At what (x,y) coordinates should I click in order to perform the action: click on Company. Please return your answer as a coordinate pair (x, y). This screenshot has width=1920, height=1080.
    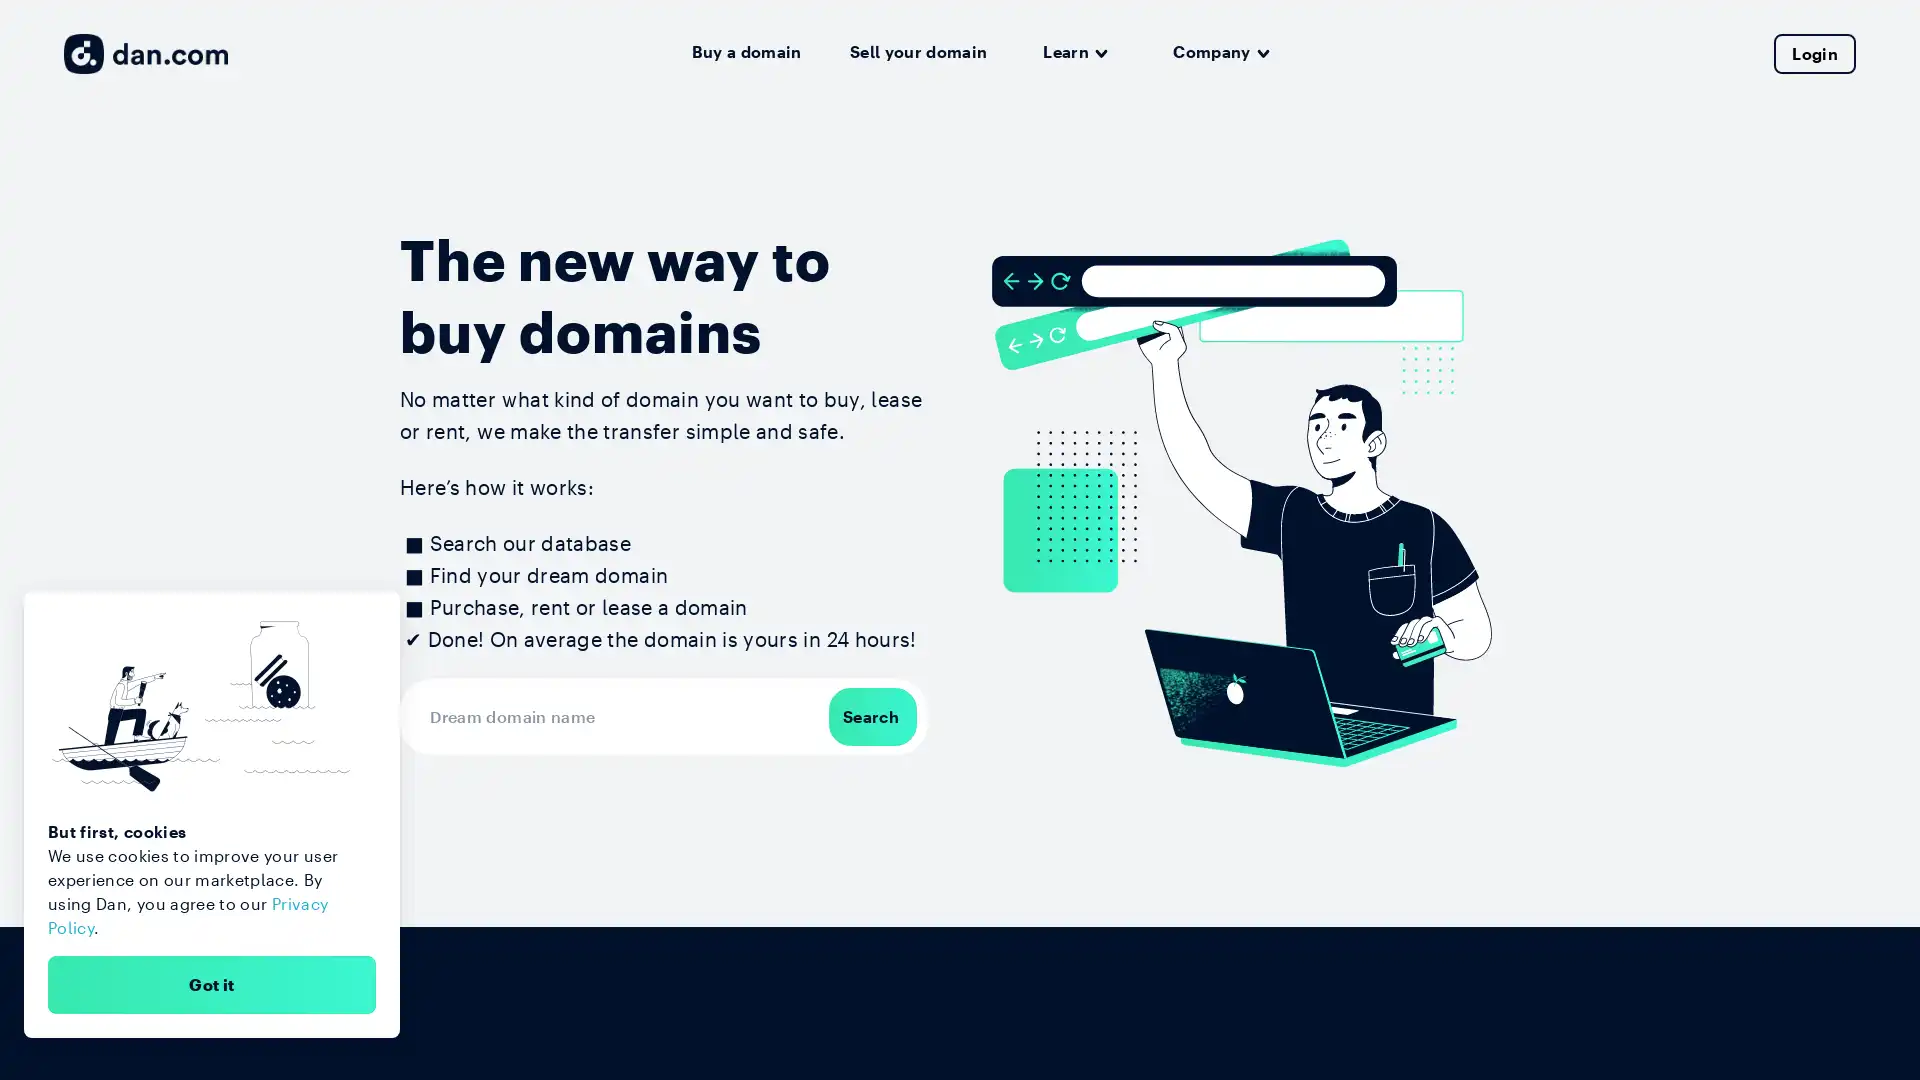
    Looking at the image, I should click on (1220, 52).